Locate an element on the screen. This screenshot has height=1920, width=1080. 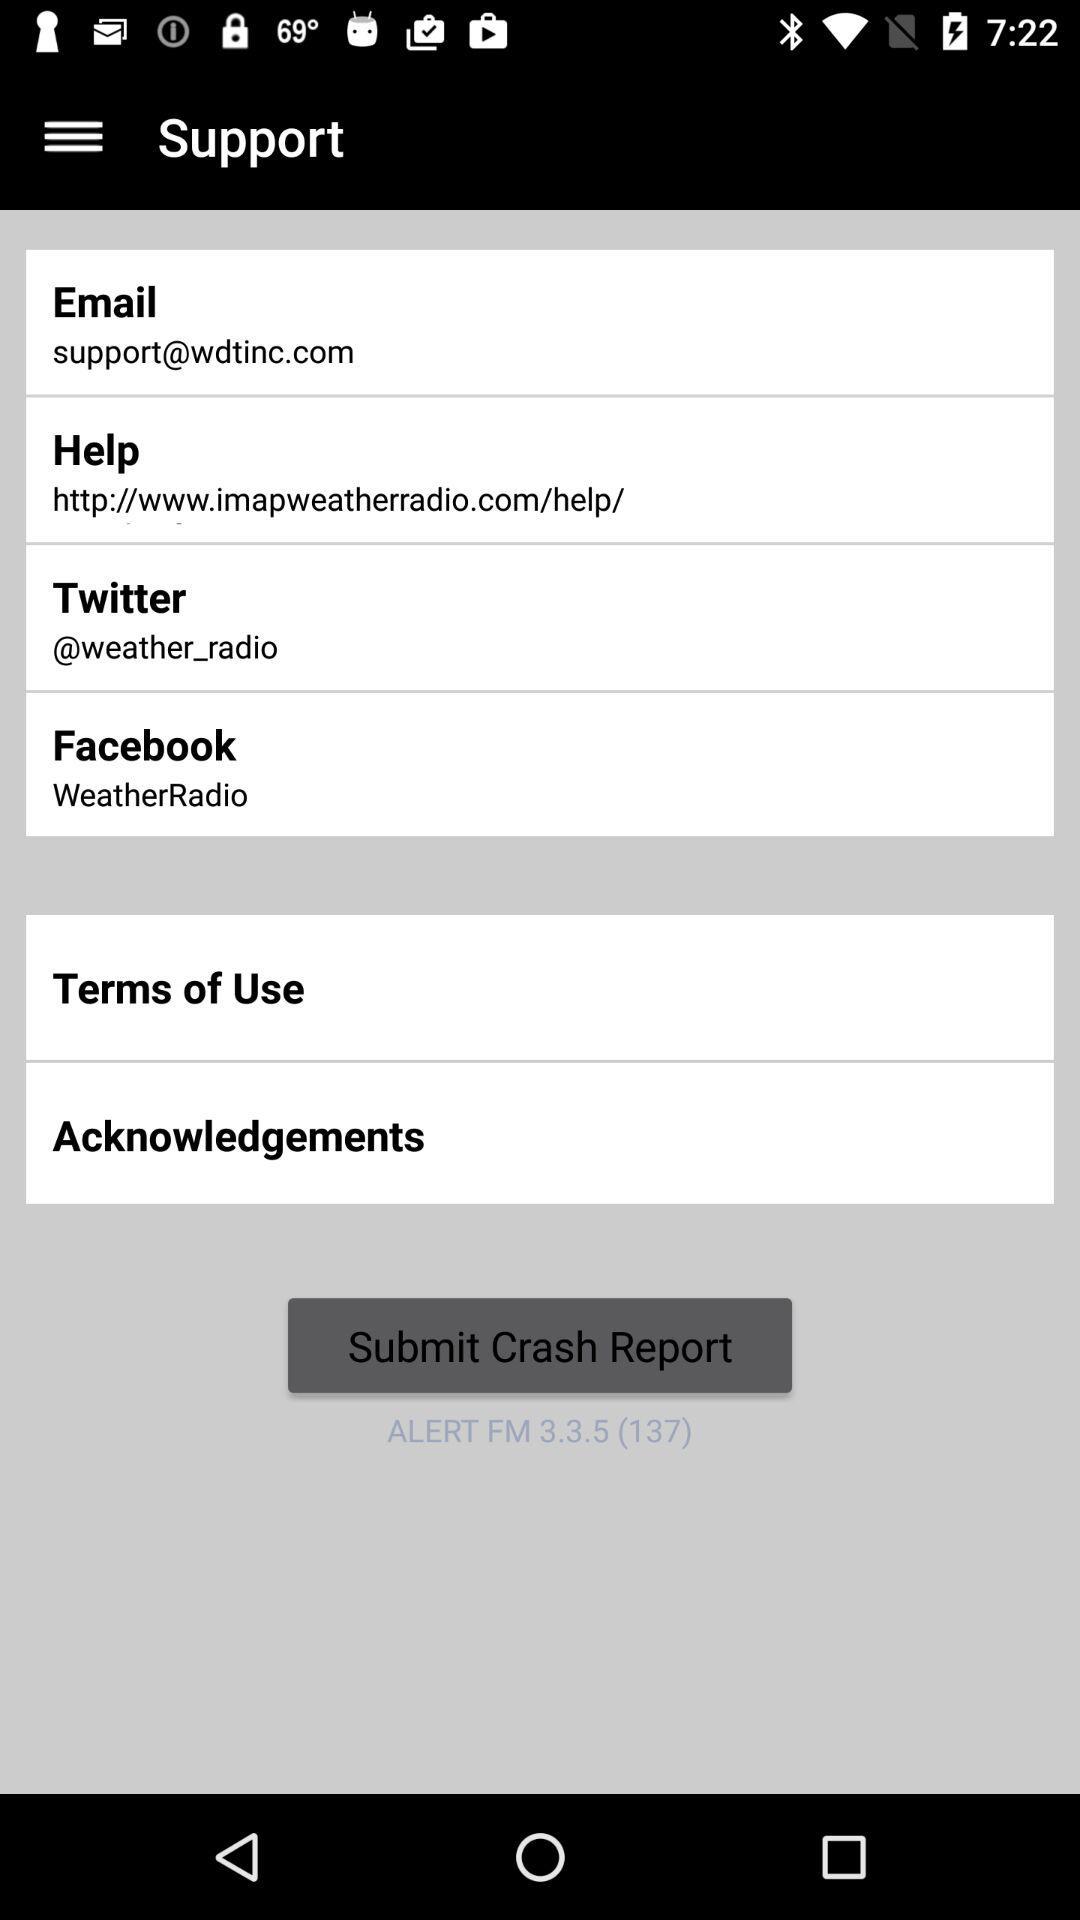
the menu option is located at coordinates (72, 135).